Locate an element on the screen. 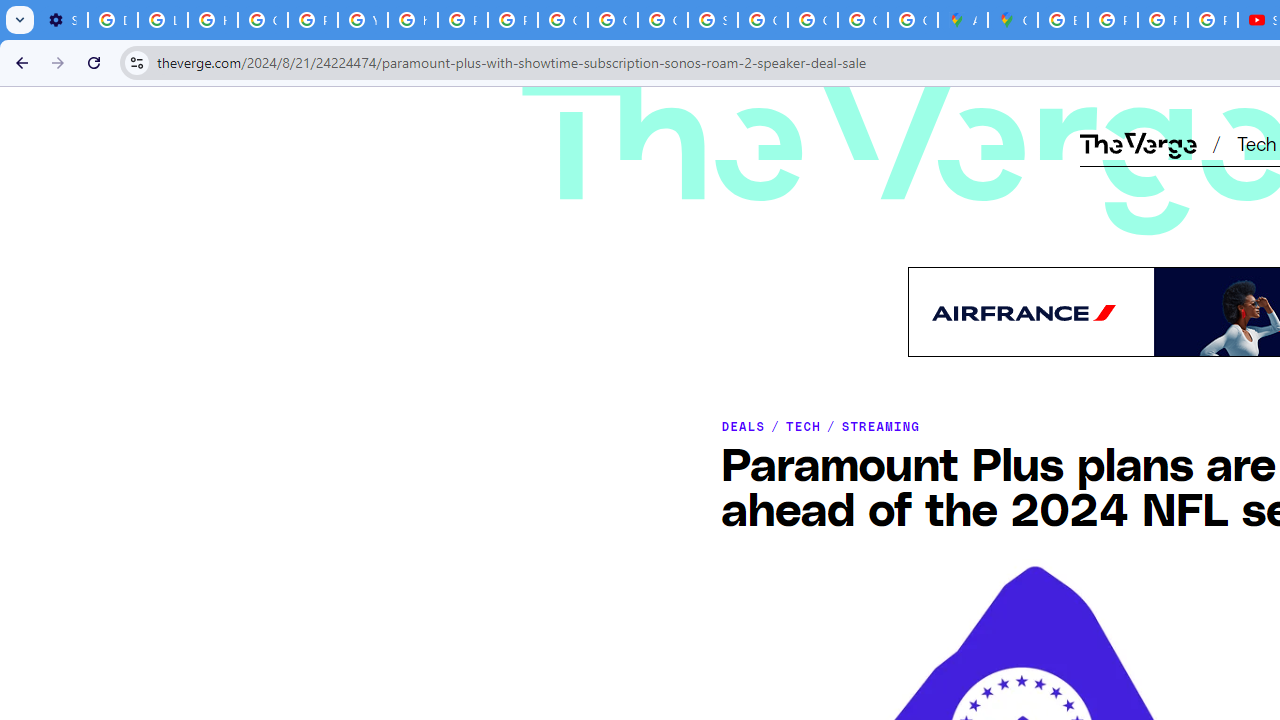 Image resolution: width=1280 pixels, height=720 pixels. 'Tech' is located at coordinates (1255, 141).